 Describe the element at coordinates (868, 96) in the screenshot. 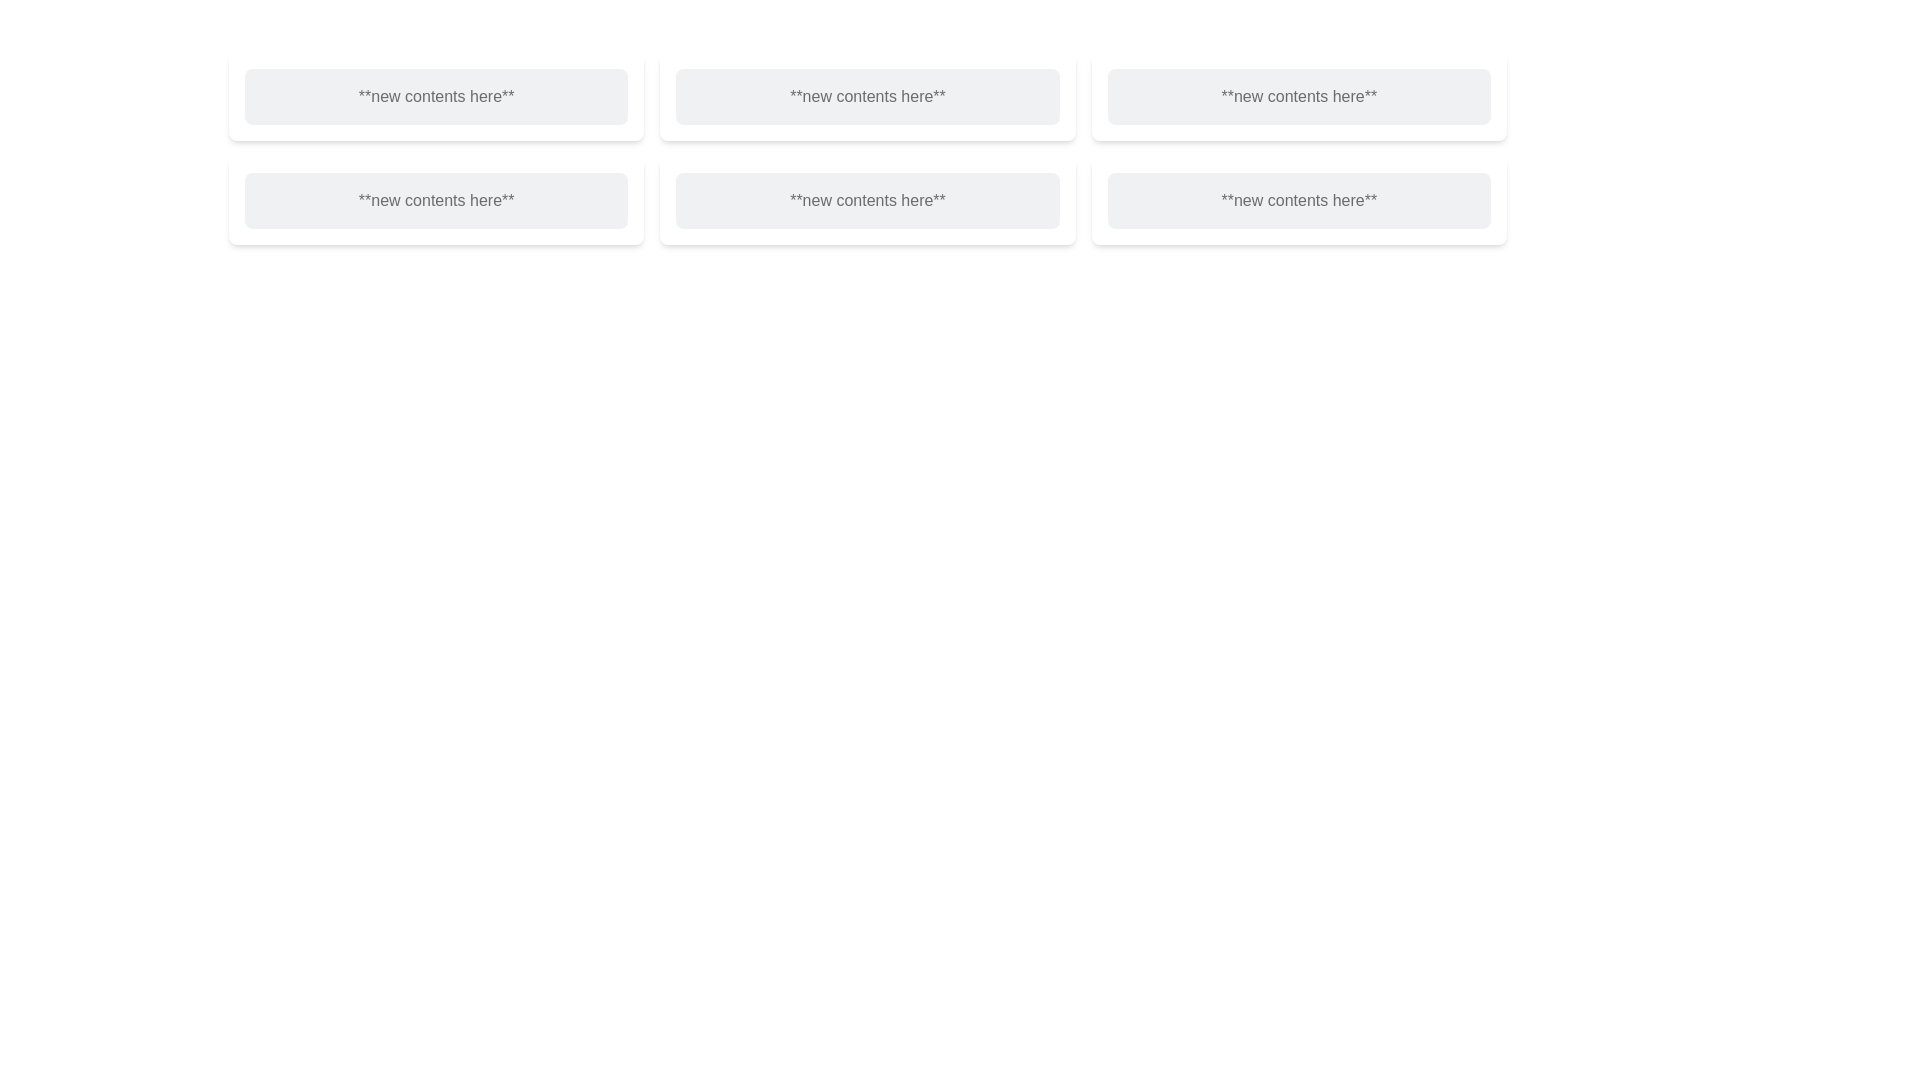

I see `the Static Information Box that displays the text '**new contents here**', which is styled with a white background and rounded corners` at that location.